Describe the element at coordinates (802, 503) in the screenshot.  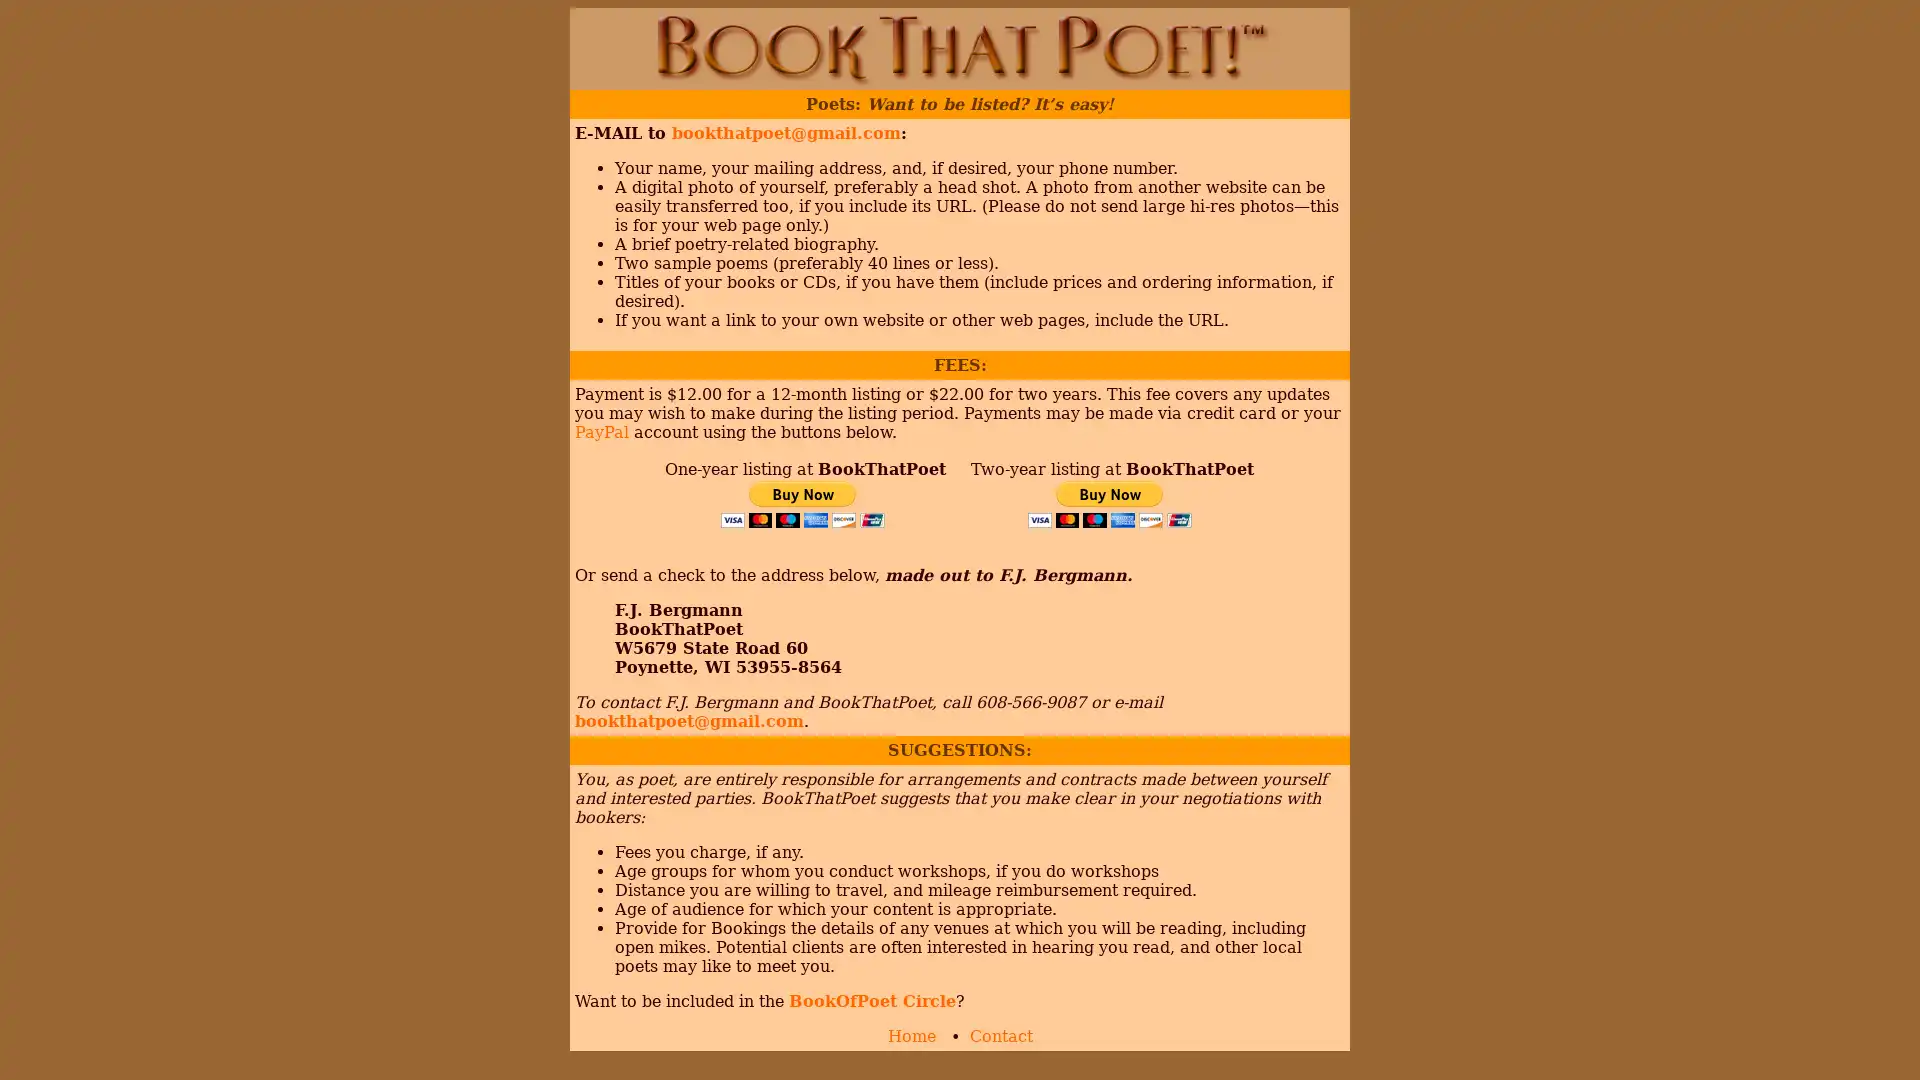
I see `PayPal - The safer, easier way to pay online!` at that location.